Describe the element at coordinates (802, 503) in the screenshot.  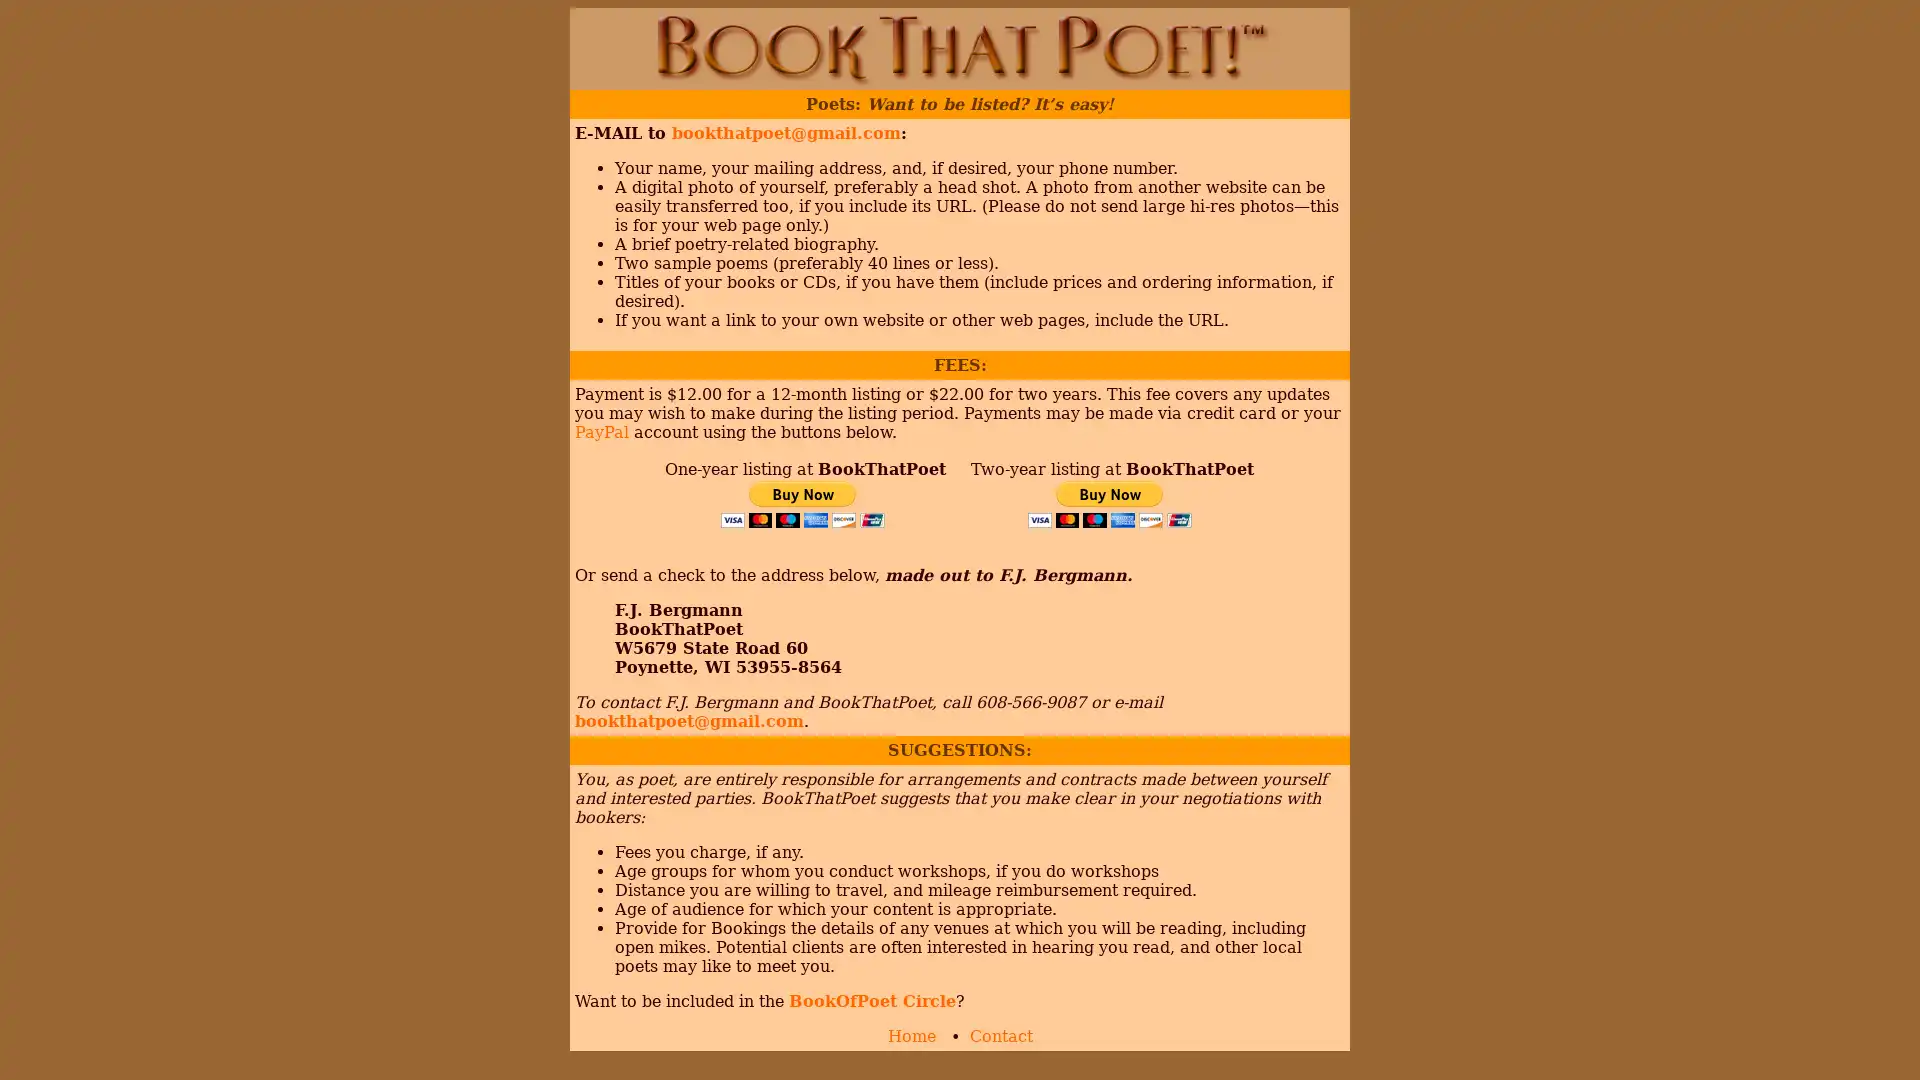
I see `PayPal - The safer, easier way to pay online!` at that location.